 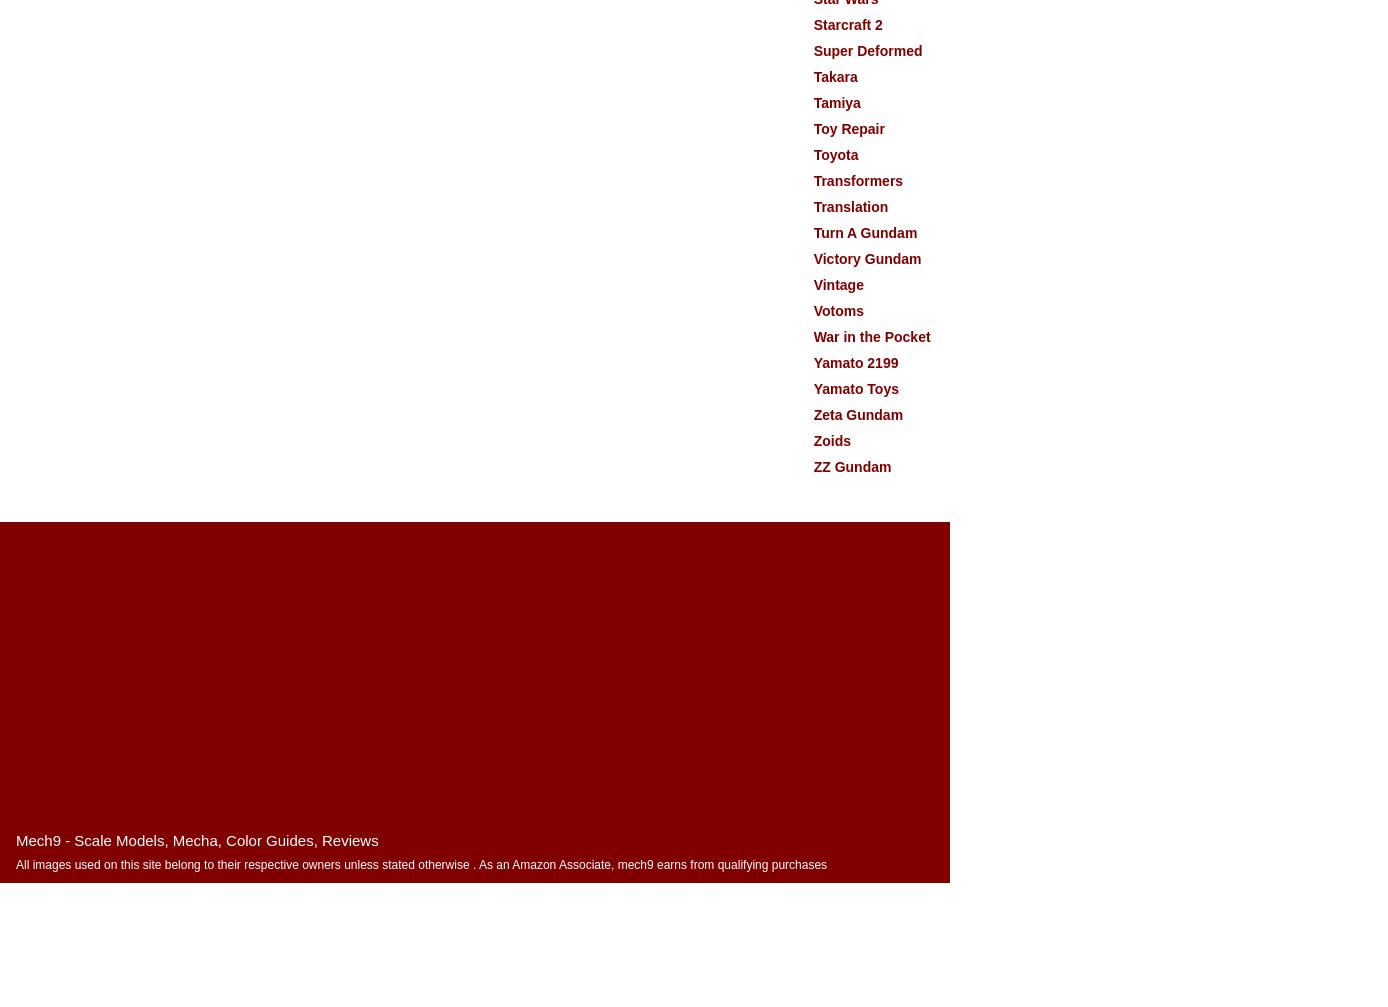 What do you see at coordinates (812, 389) in the screenshot?
I see `'Yamato Toys'` at bounding box center [812, 389].